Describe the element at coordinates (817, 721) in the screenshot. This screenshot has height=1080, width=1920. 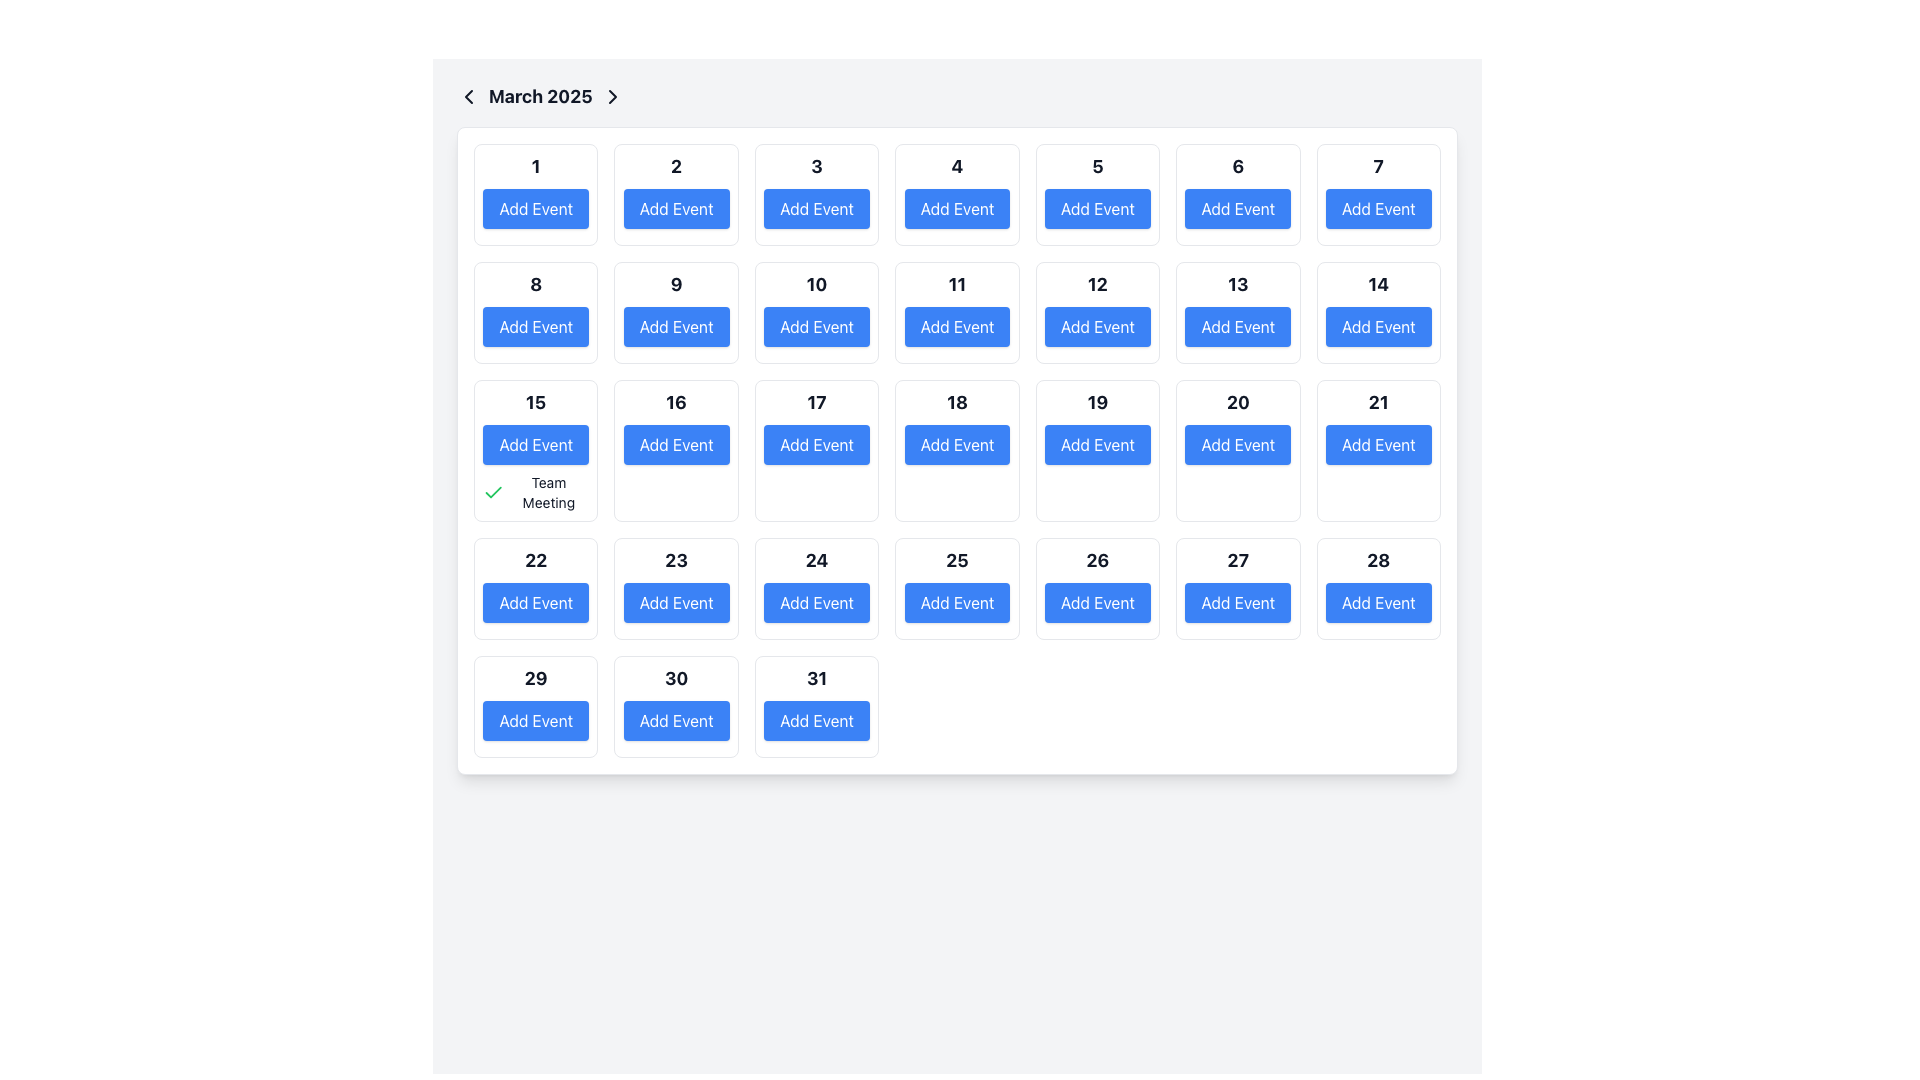
I see `the 'Add Event' button with a vibrant blue background located in the calendar cell for the date '31' to change its shade` at that location.